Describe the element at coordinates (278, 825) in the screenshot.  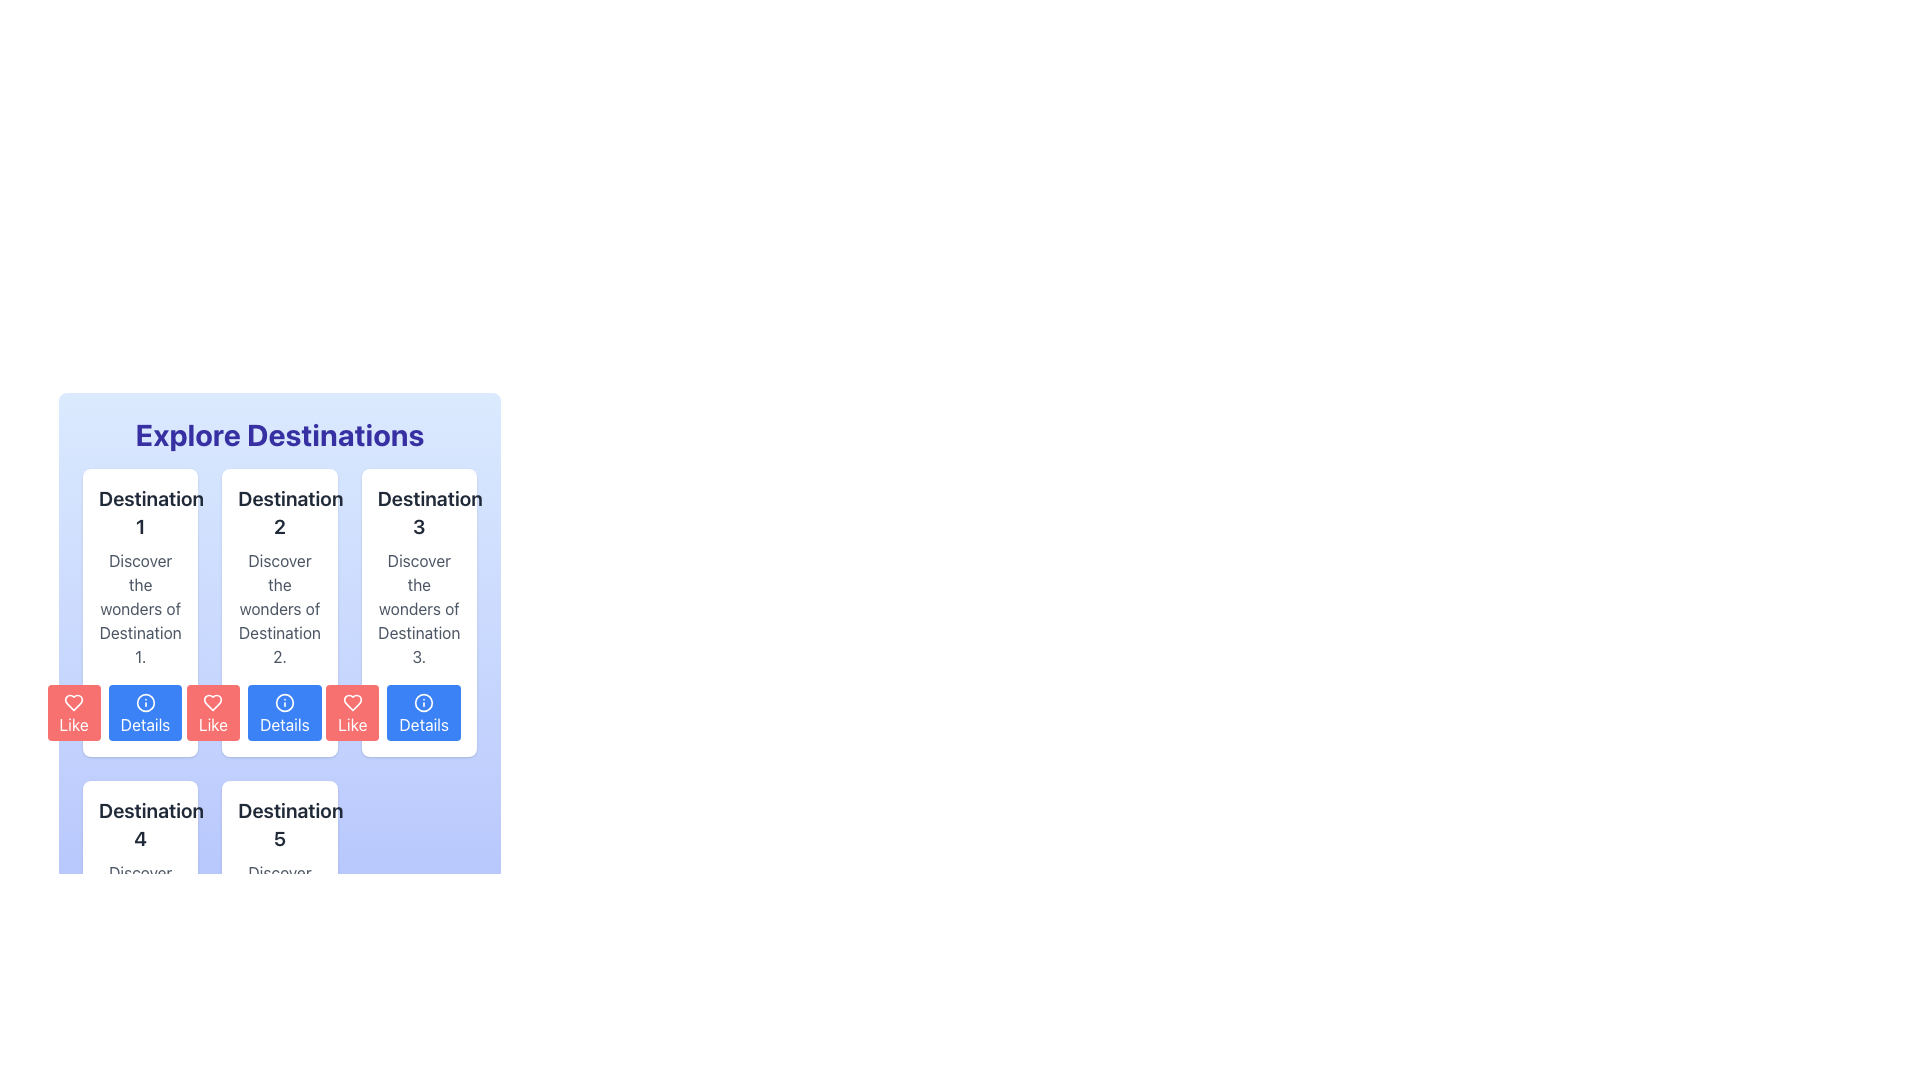
I see `the text label displaying 'Destination 5' which is styled in bold and large dark gray font, located in the lower row of the card grid, specifically within the second card from the left` at that location.